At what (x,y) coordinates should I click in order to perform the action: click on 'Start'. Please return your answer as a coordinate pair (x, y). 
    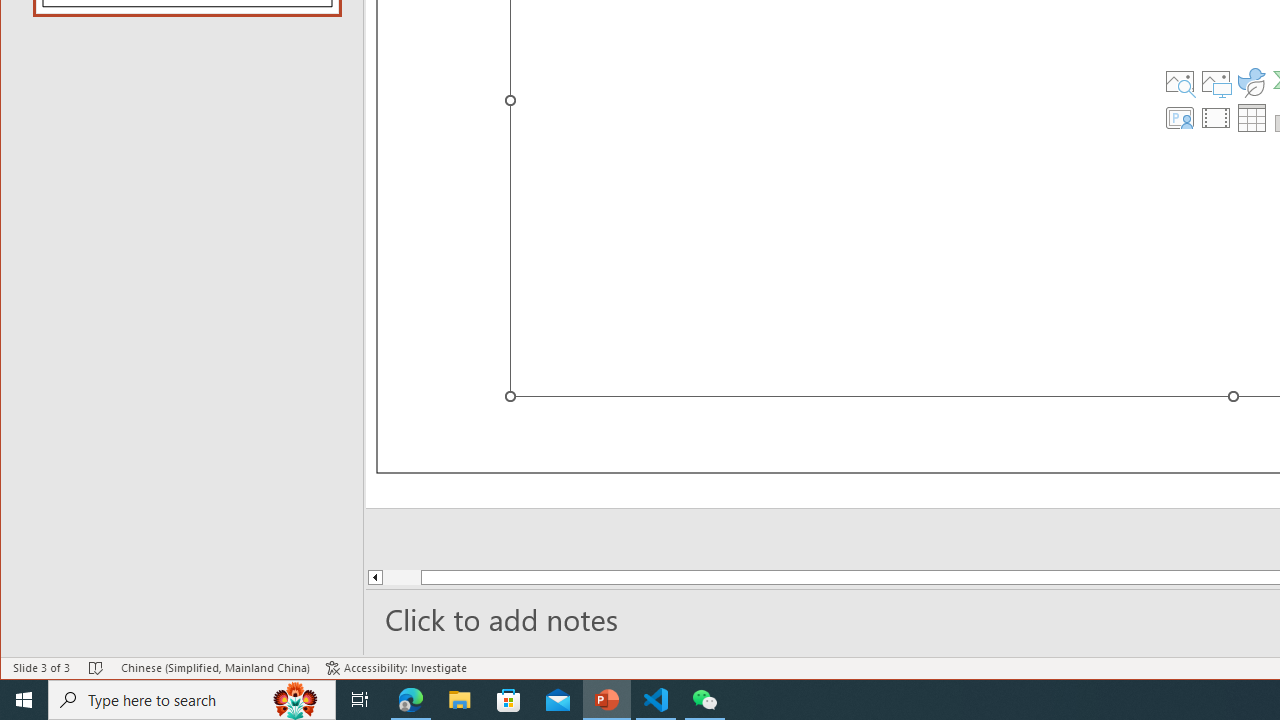
    Looking at the image, I should click on (24, 698).